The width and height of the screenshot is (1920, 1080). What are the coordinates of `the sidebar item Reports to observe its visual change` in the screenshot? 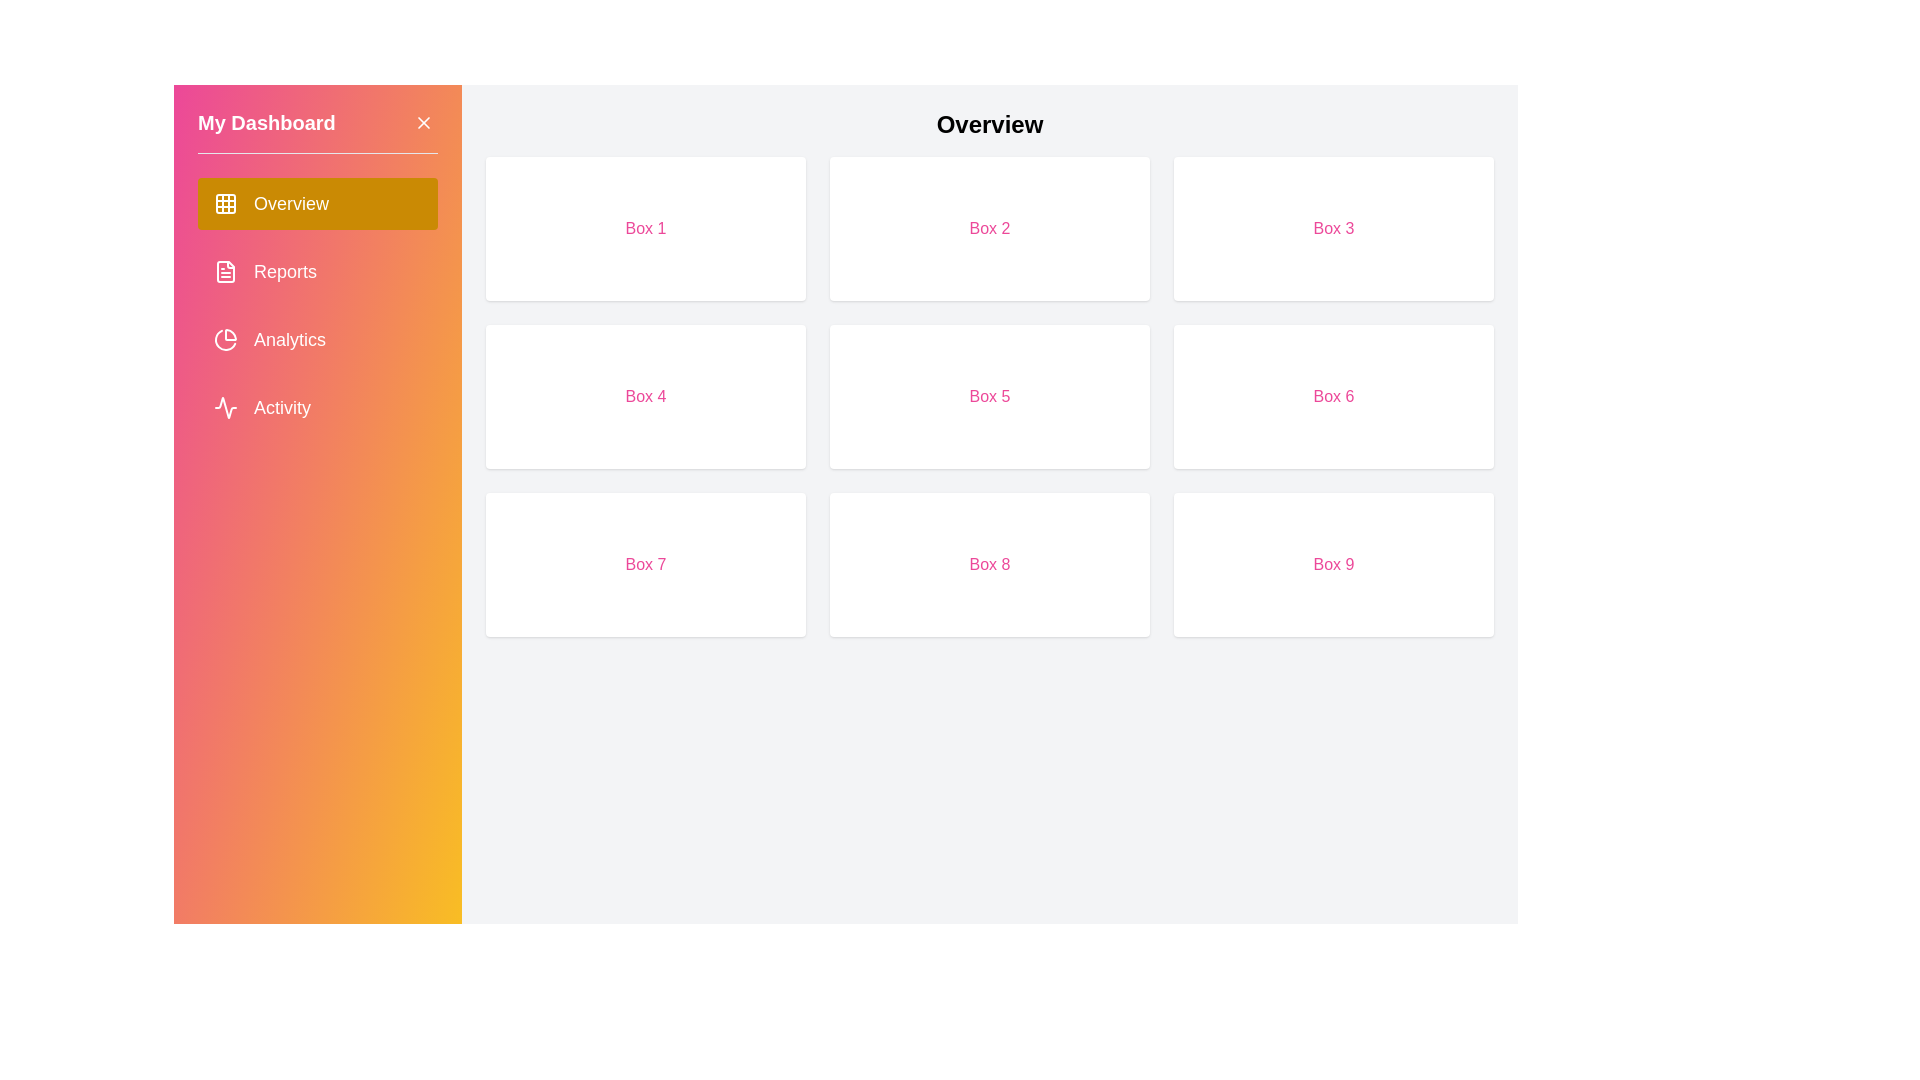 It's located at (316, 272).